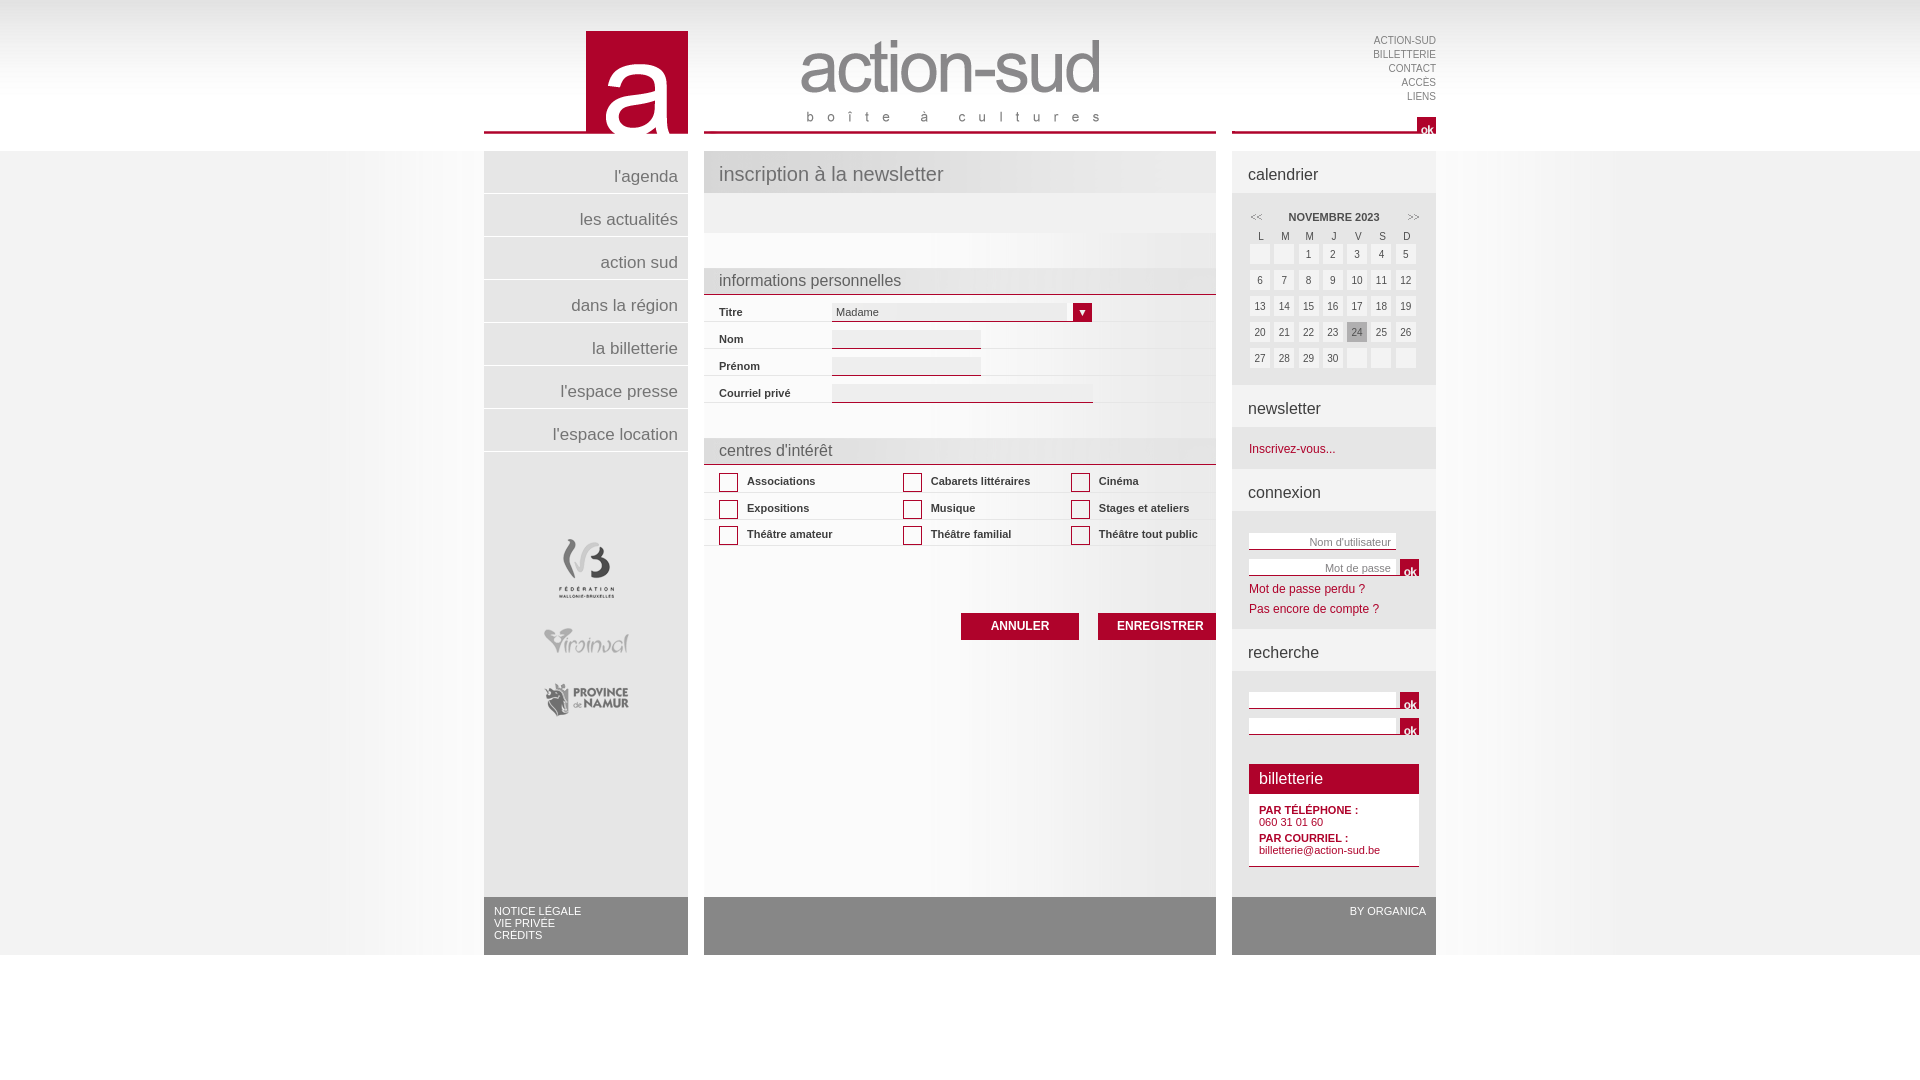  What do you see at coordinates (1292, 447) in the screenshot?
I see `'Inscrivez-vous...'` at bounding box center [1292, 447].